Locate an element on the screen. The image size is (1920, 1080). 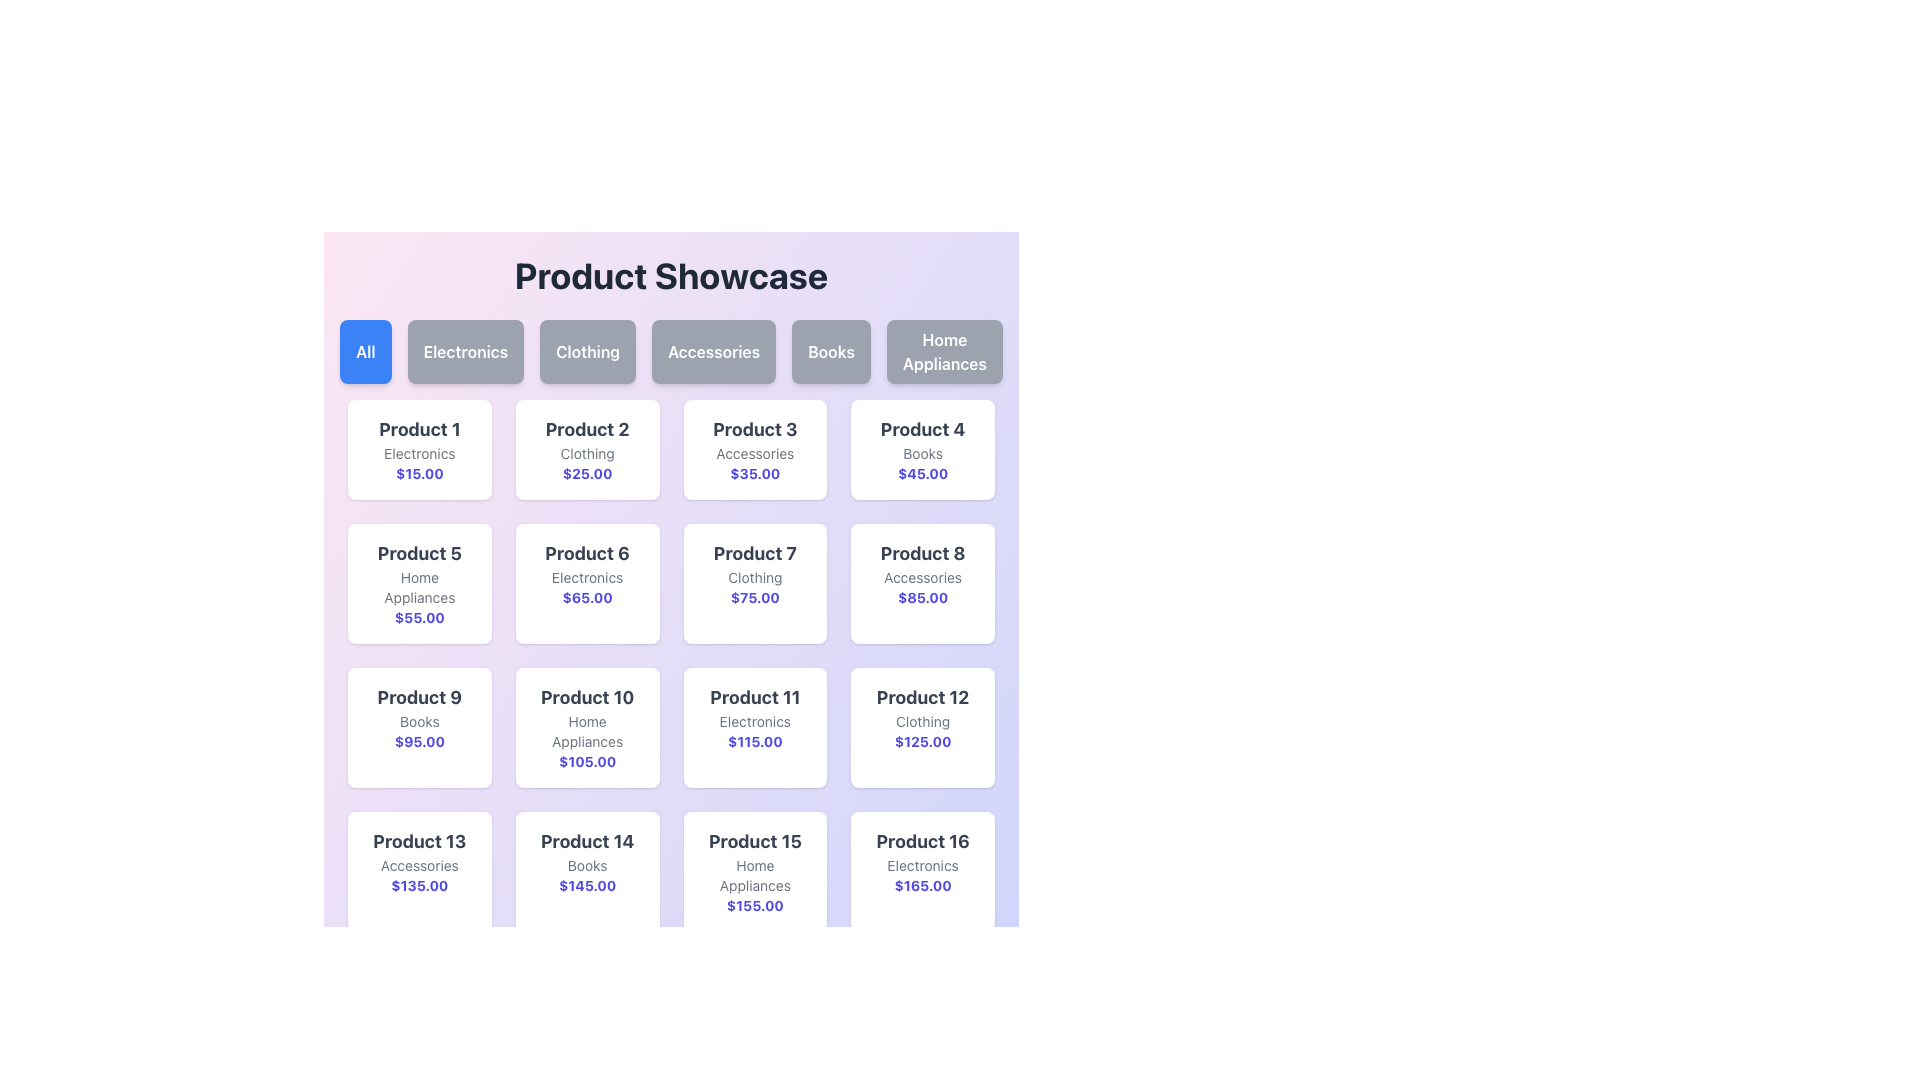
the text label displaying 'Books', which is the second line in the card titled 'Product 9' located in the third row and first column of the grid layout is located at coordinates (418, 721).